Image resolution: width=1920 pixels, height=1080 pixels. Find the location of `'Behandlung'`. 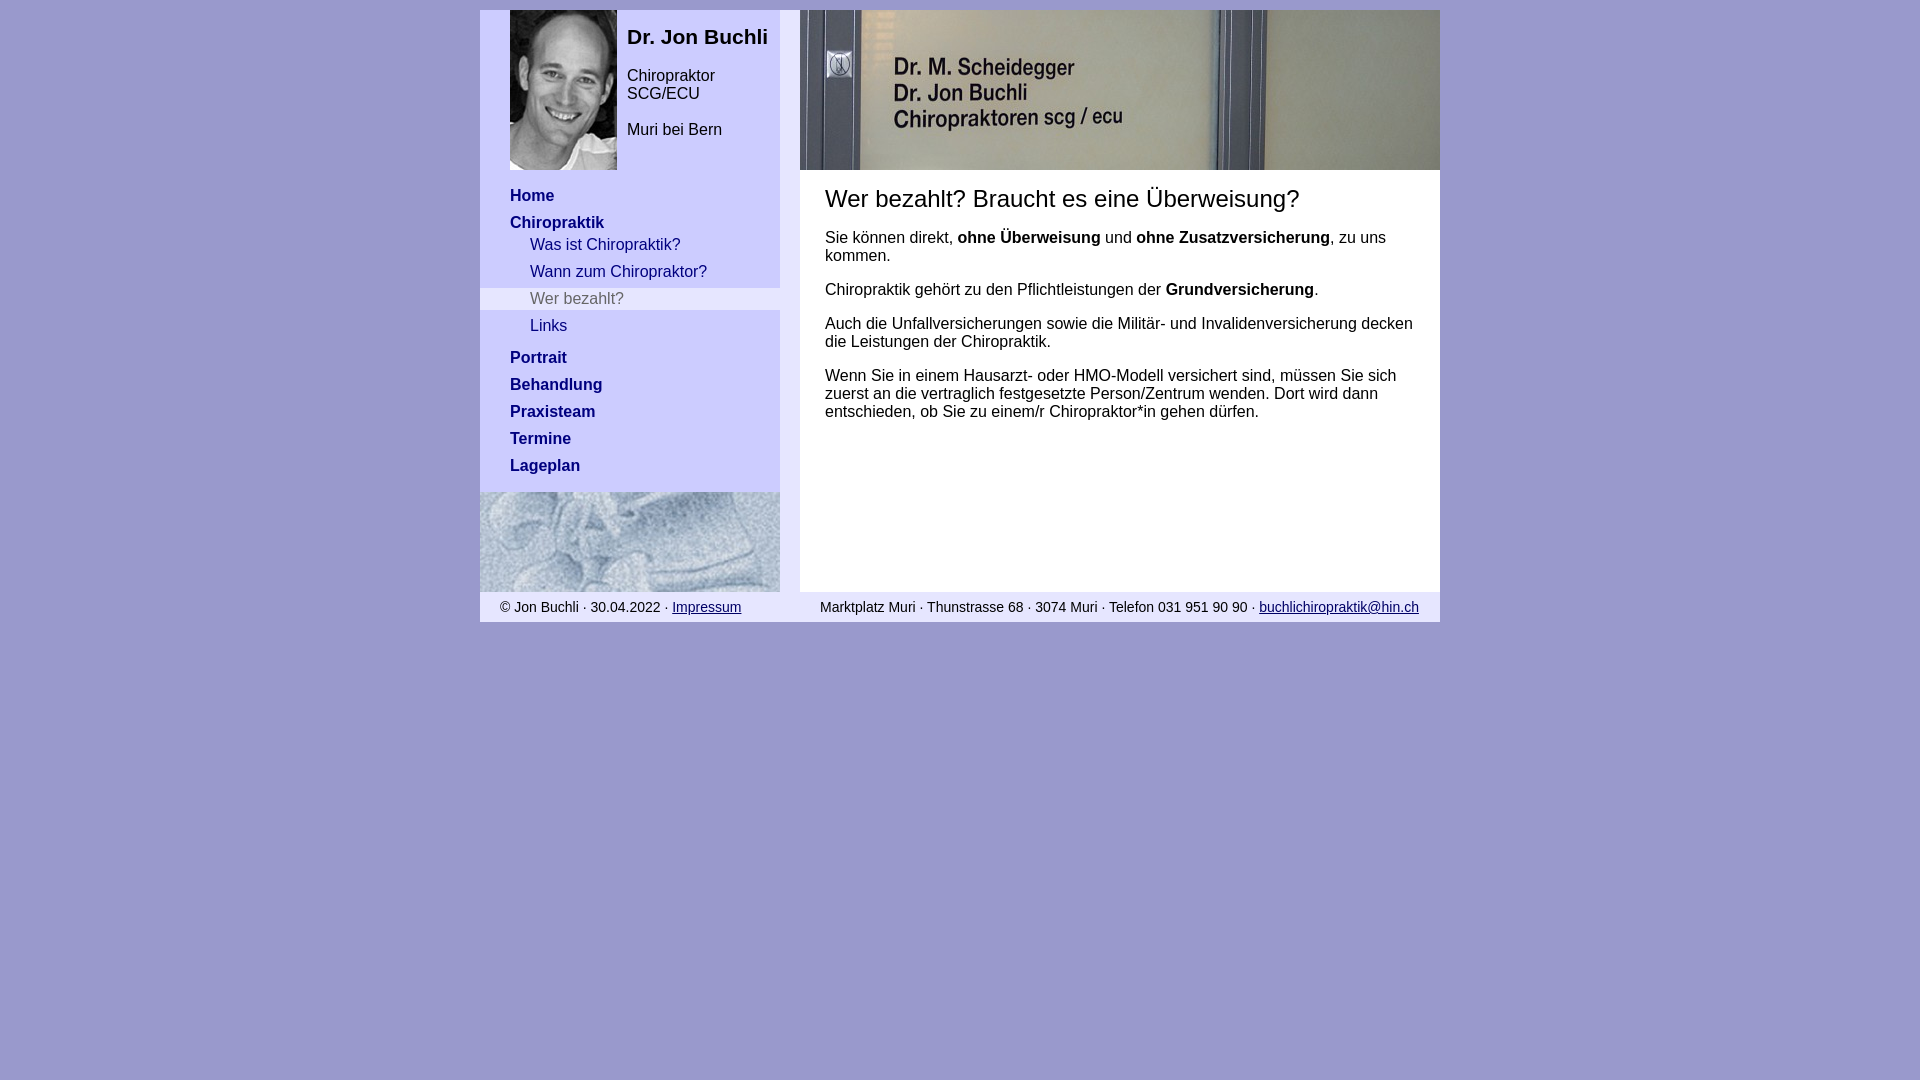

'Behandlung' is located at coordinates (480, 385).